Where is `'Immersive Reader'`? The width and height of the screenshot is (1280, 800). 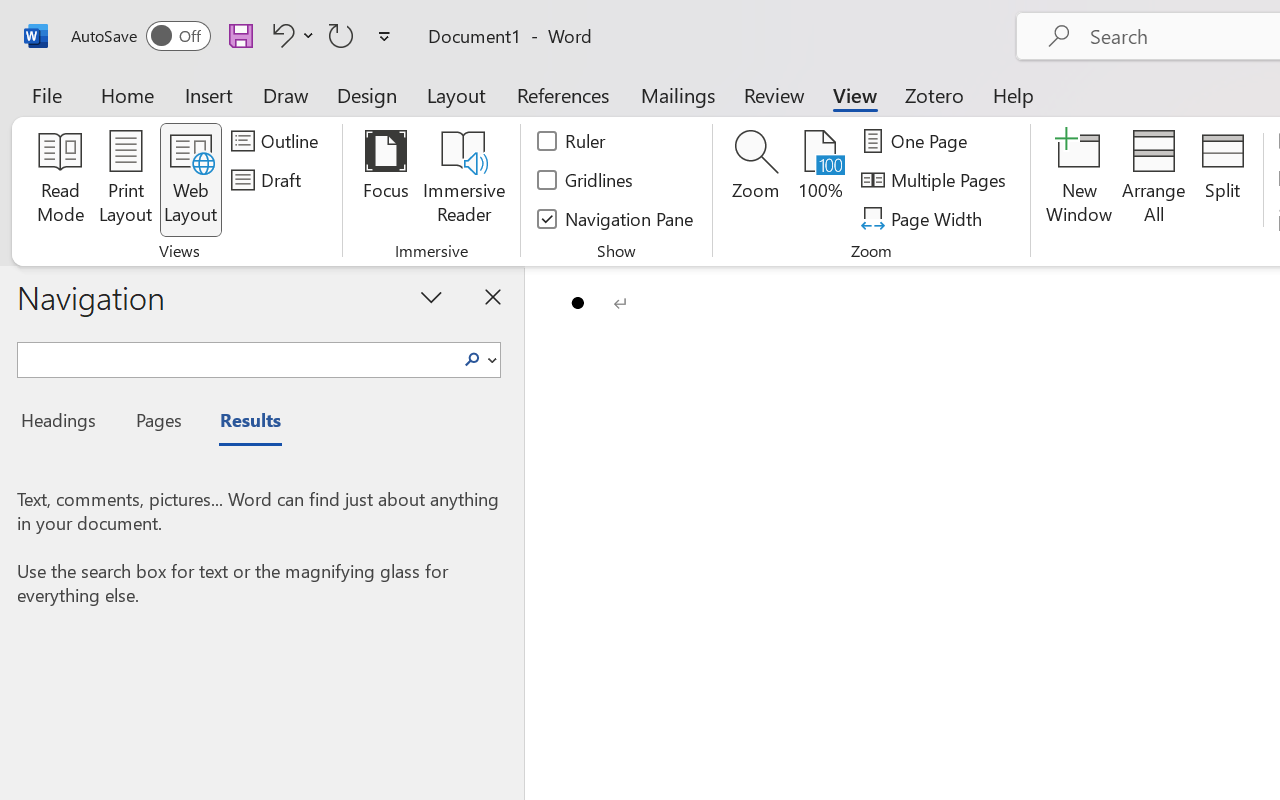 'Immersive Reader' is located at coordinates (463, 179).